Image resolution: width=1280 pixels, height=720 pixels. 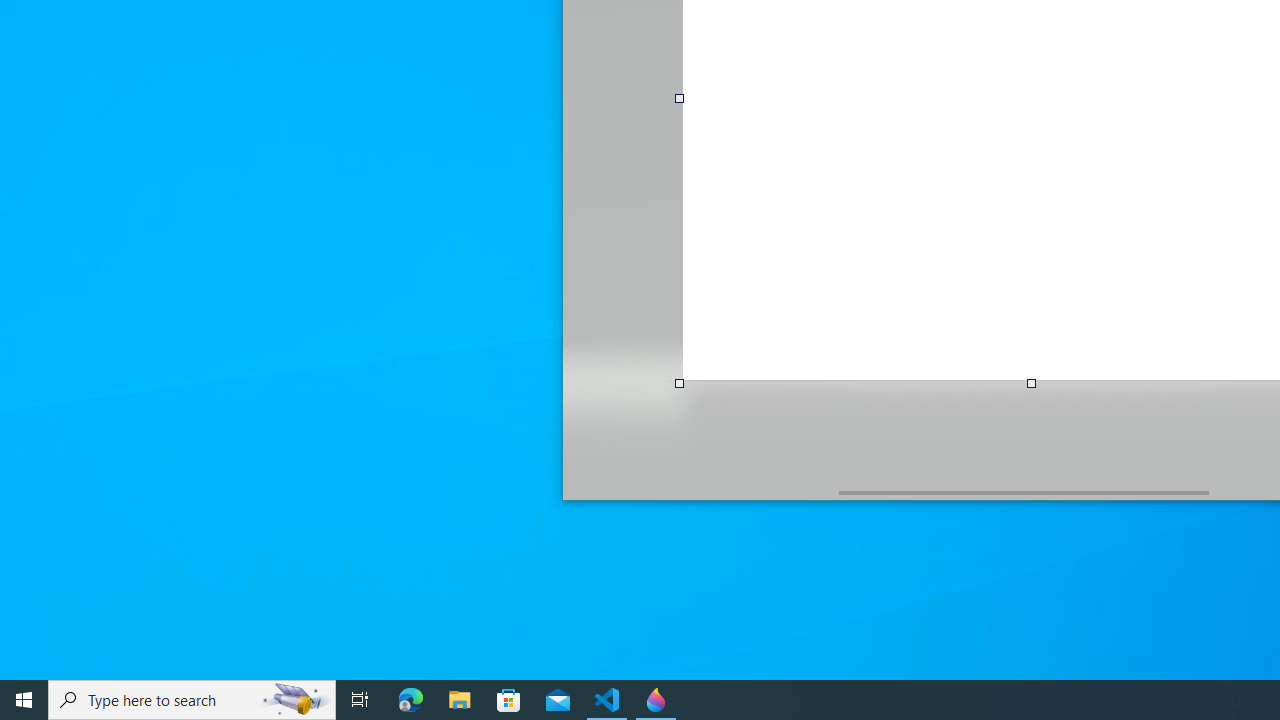 I want to click on 'Microsoft Store', so click(x=509, y=698).